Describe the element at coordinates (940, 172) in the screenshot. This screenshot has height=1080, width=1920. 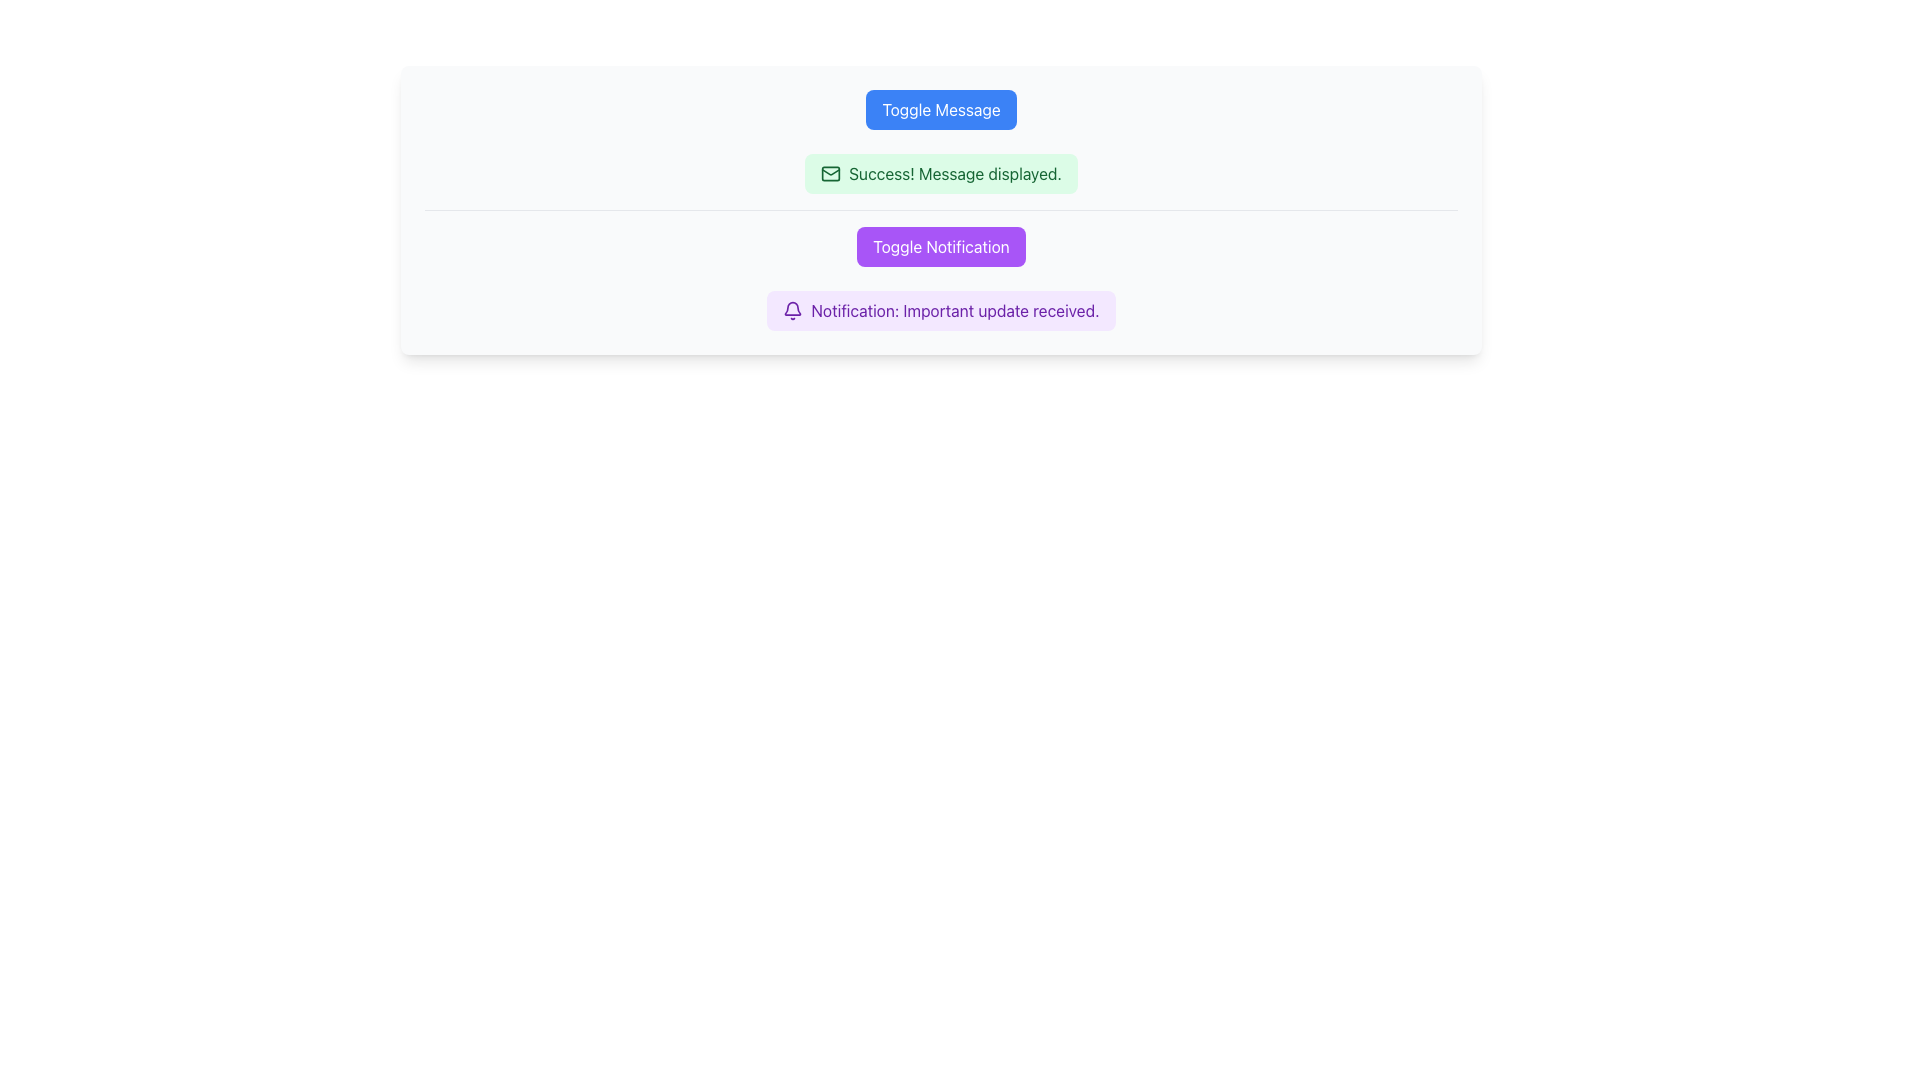
I see `the notification alert box with a light green background and dark green text that displays 'Success! Message displayed.'` at that location.